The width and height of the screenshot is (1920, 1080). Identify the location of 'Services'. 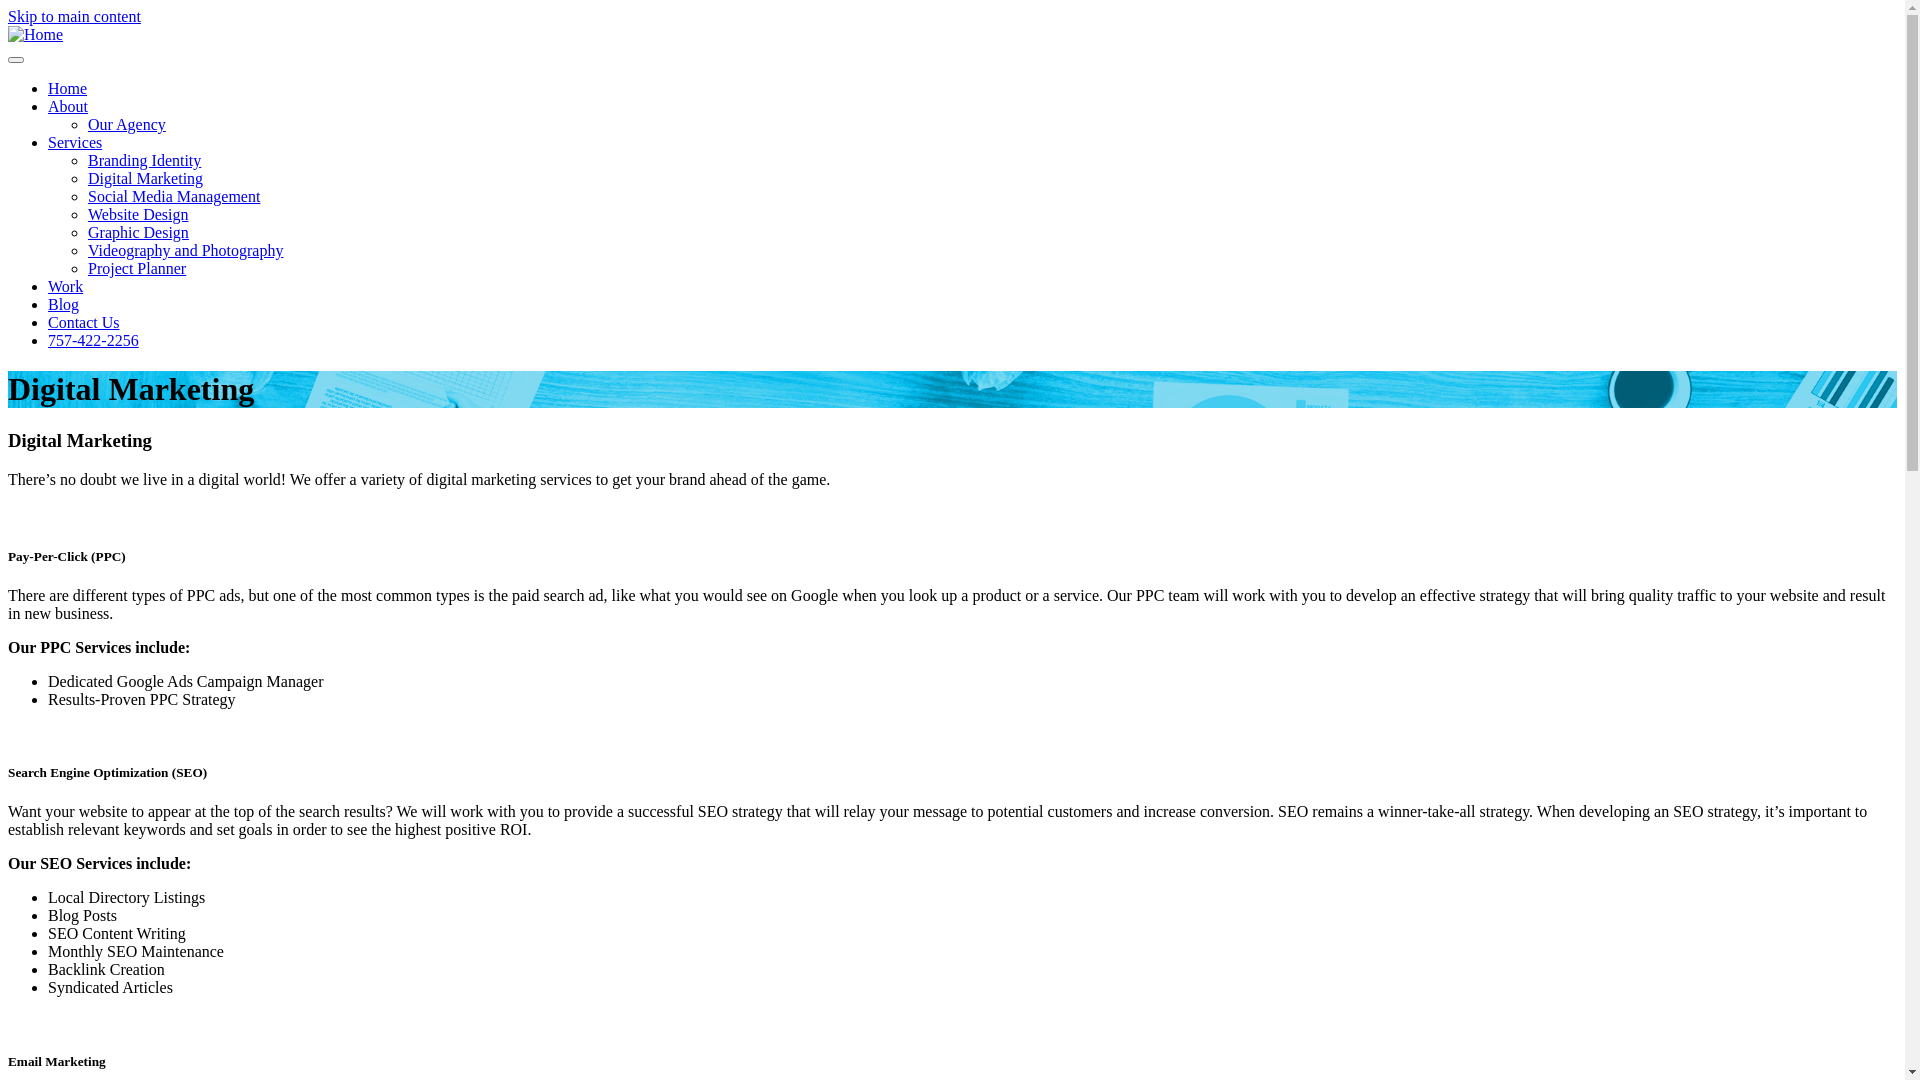
(75, 141).